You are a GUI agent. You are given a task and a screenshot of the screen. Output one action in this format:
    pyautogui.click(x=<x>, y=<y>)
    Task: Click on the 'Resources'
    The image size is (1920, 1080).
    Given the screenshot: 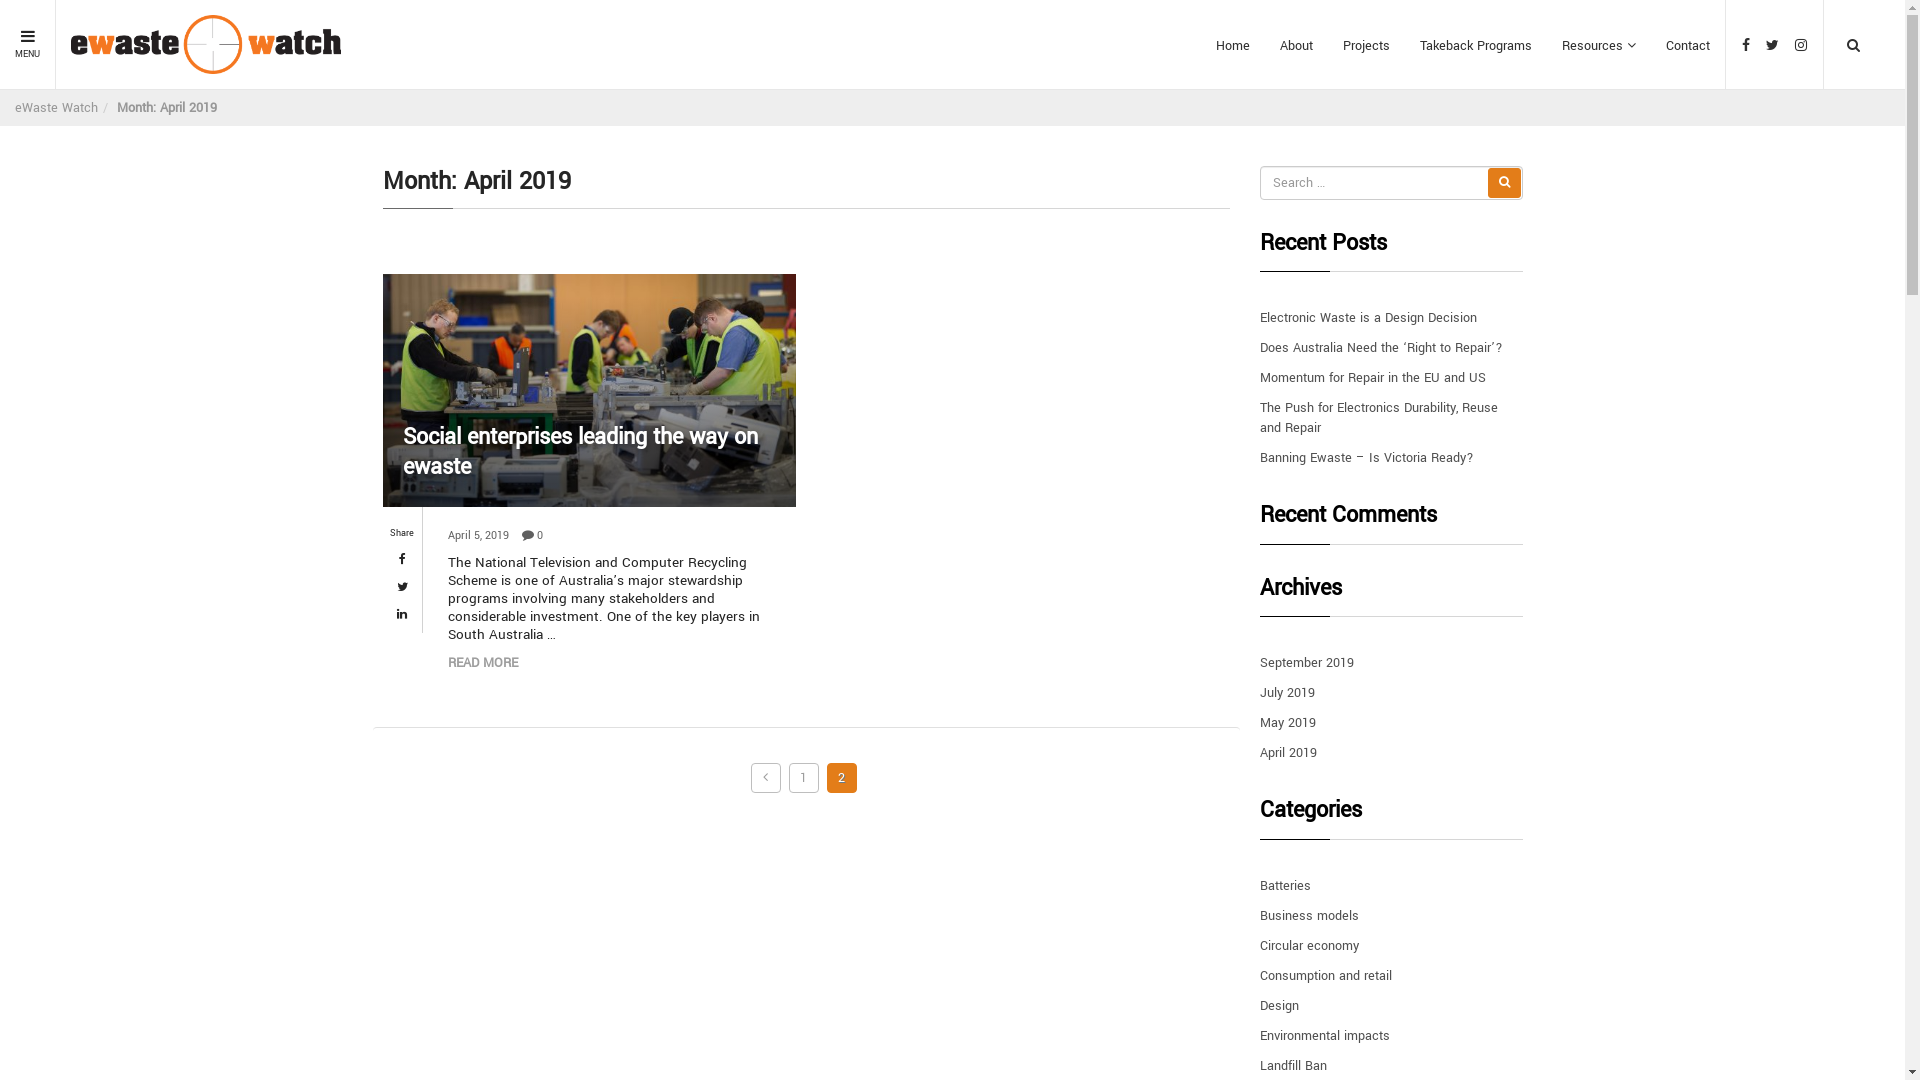 What is the action you would take?
    pyautogui.click(x=1545, y=45)
    